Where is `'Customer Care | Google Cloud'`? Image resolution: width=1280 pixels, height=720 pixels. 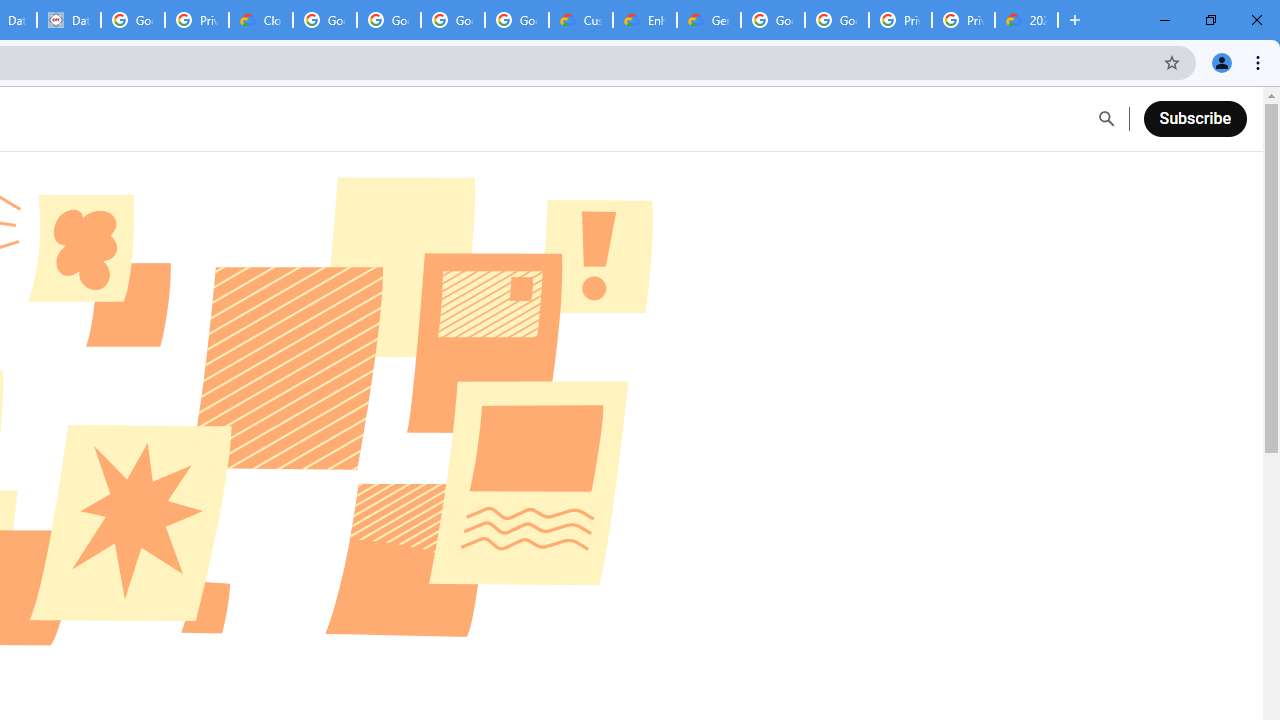
'Customer Care | Google Cloud' is located at coordinates (580, 20).